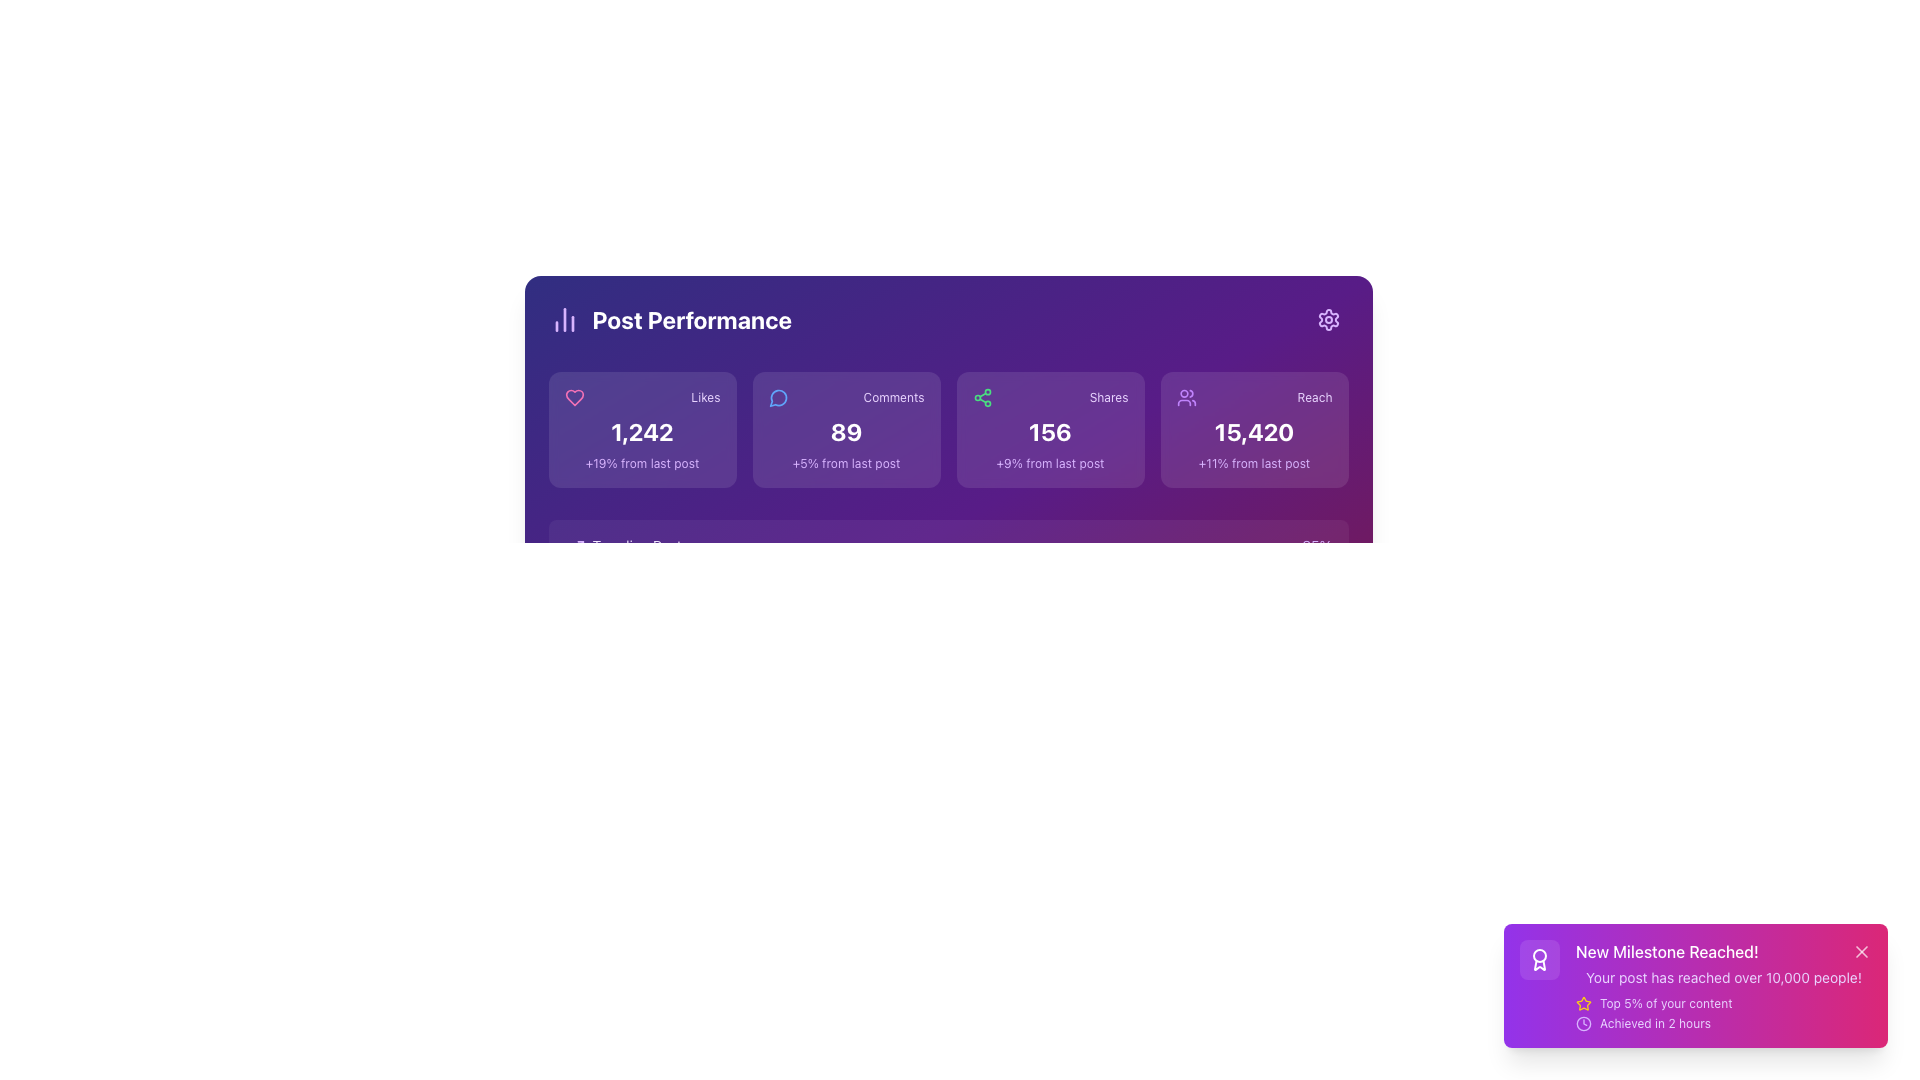 The width and height of the screenshot is (1920, 1080). I want to click on the heart-shaped icon located to the left of the 'Likes' label in the 'Post Performance' section, so click(573, 397).